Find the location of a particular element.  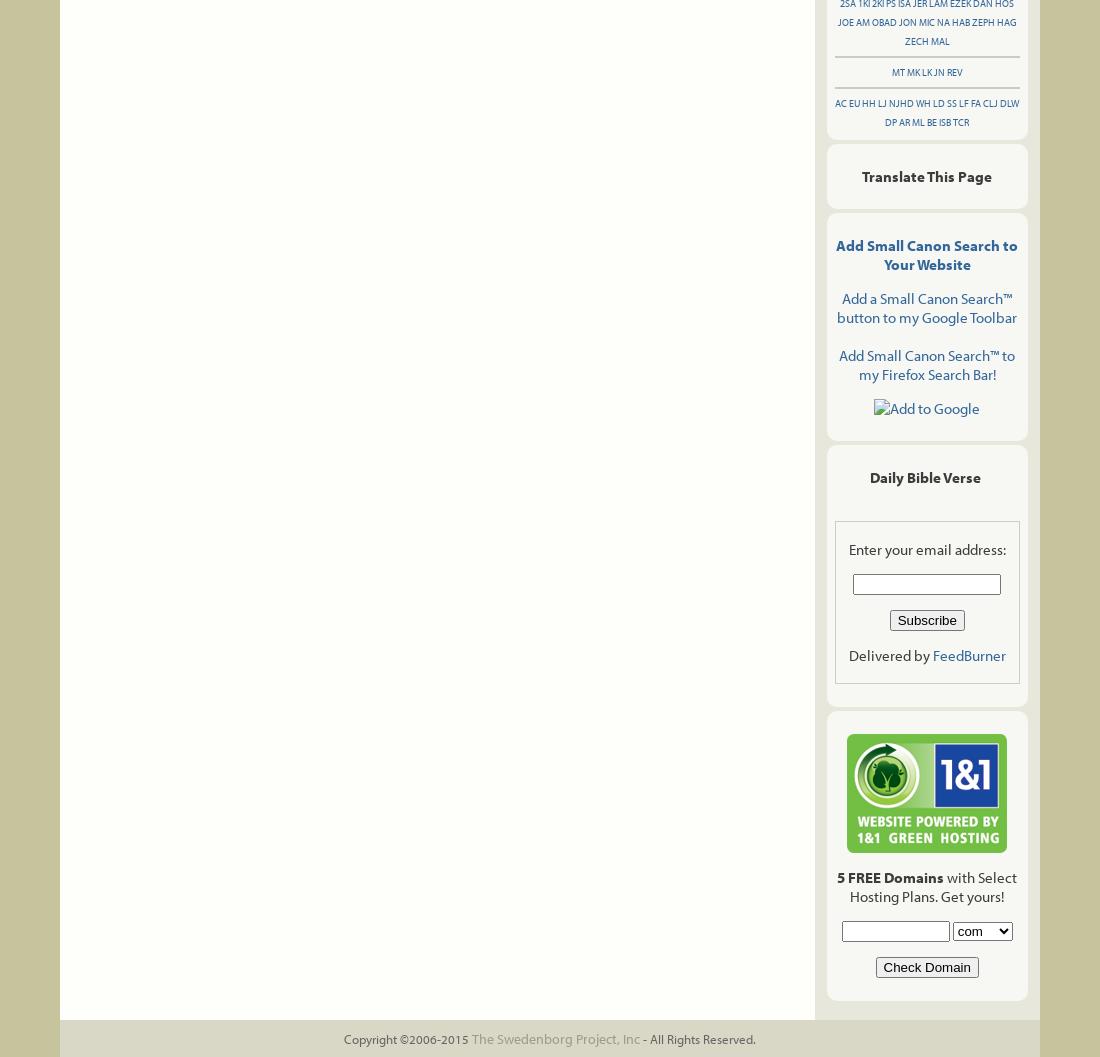

'LK' is located at coordinates (921, 72).